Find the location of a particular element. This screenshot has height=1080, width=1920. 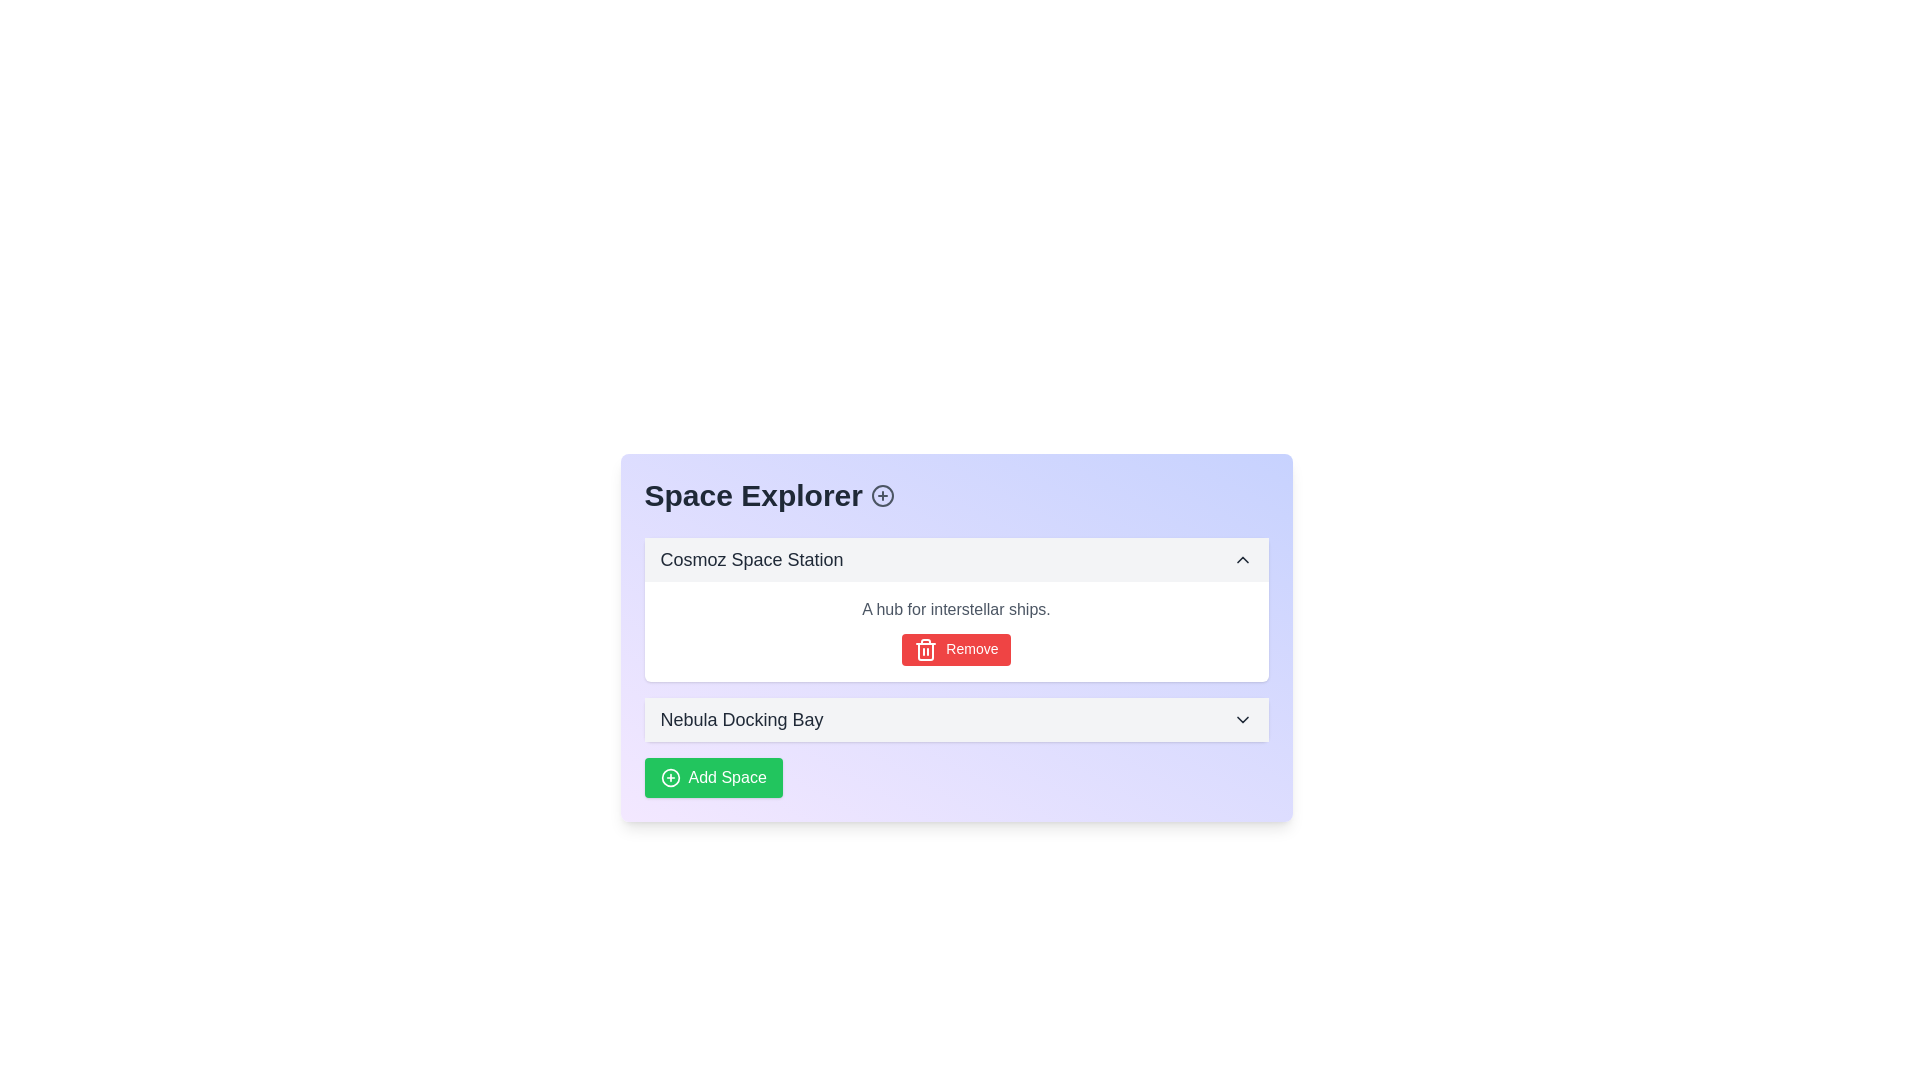

the 'Remove' button styled in red, which has a white trash icon and is located below the header 'Cosmoz Space Station' is located at coordinates (955, 632).